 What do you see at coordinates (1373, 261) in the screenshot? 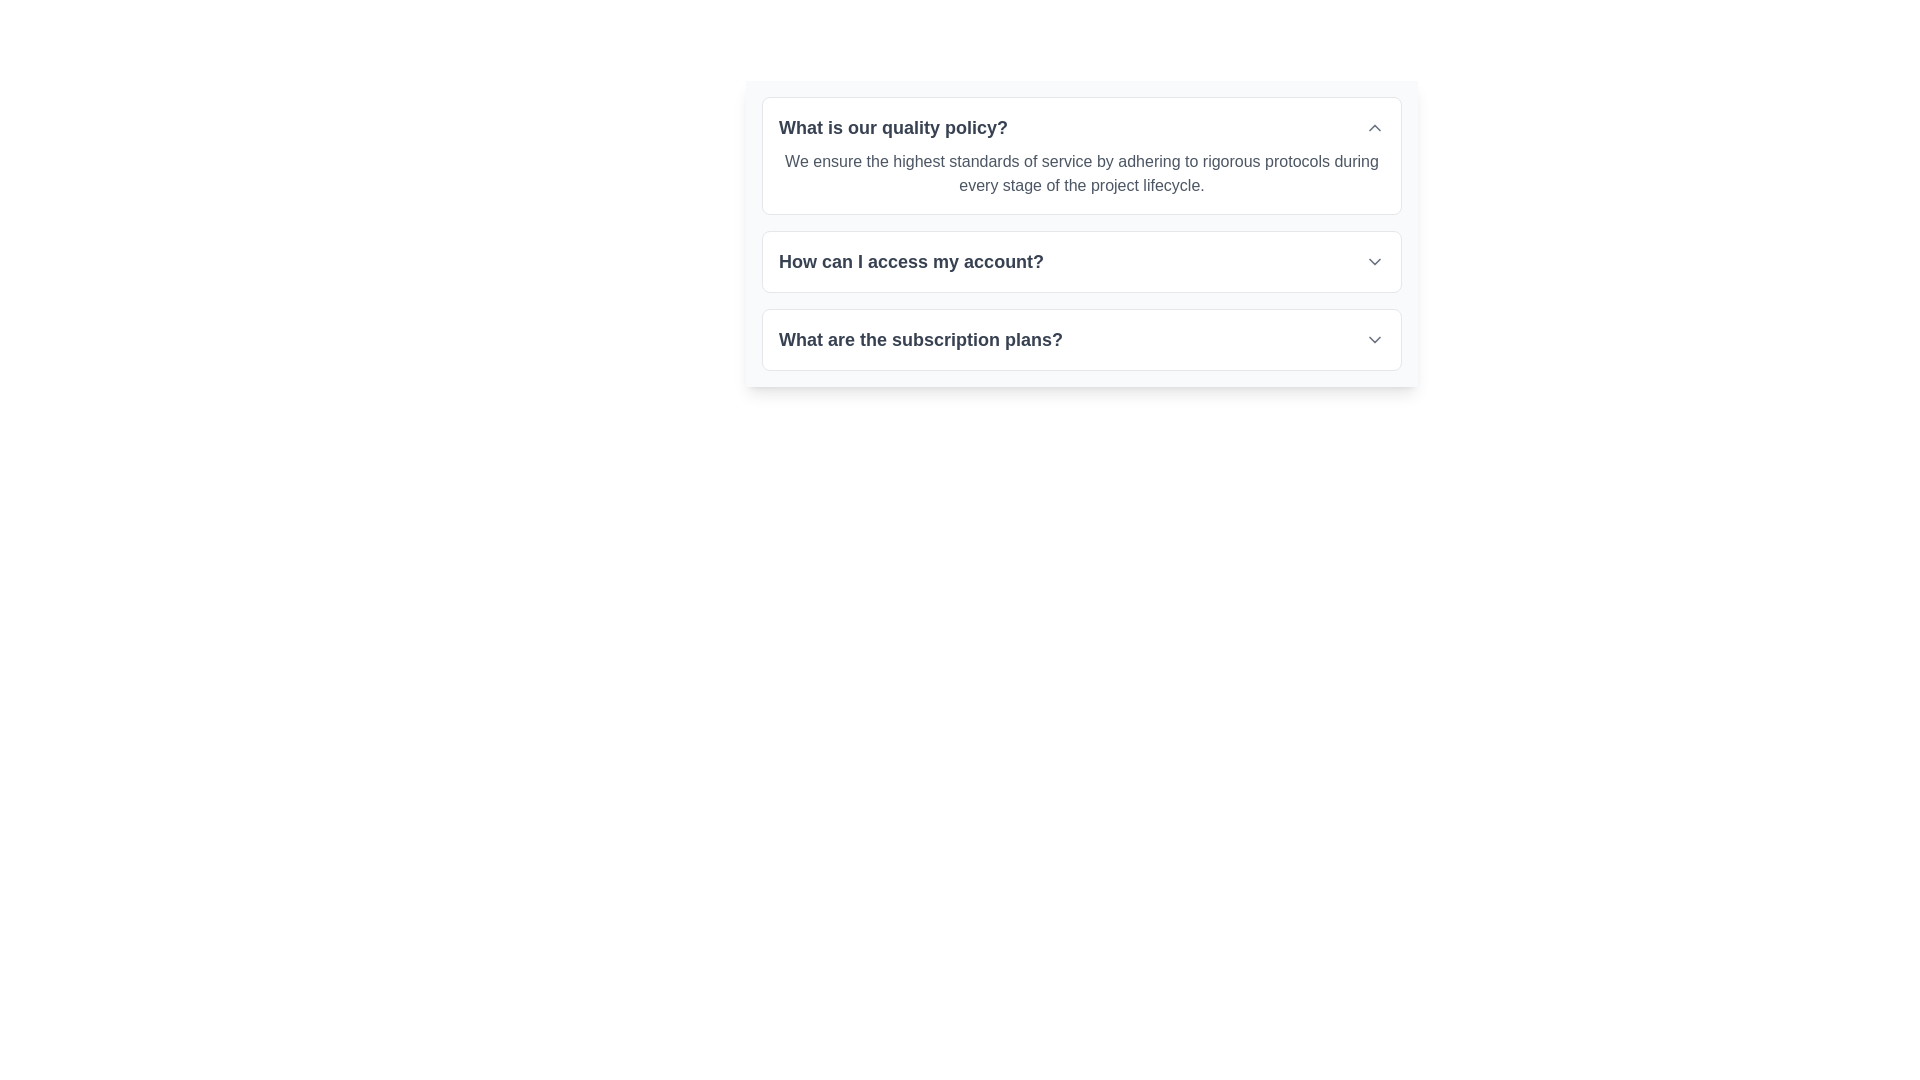
I see `the downward chevron icon located at the far-right end of the 'How can I access my account?' text block` at bounding box center [1373, 261].